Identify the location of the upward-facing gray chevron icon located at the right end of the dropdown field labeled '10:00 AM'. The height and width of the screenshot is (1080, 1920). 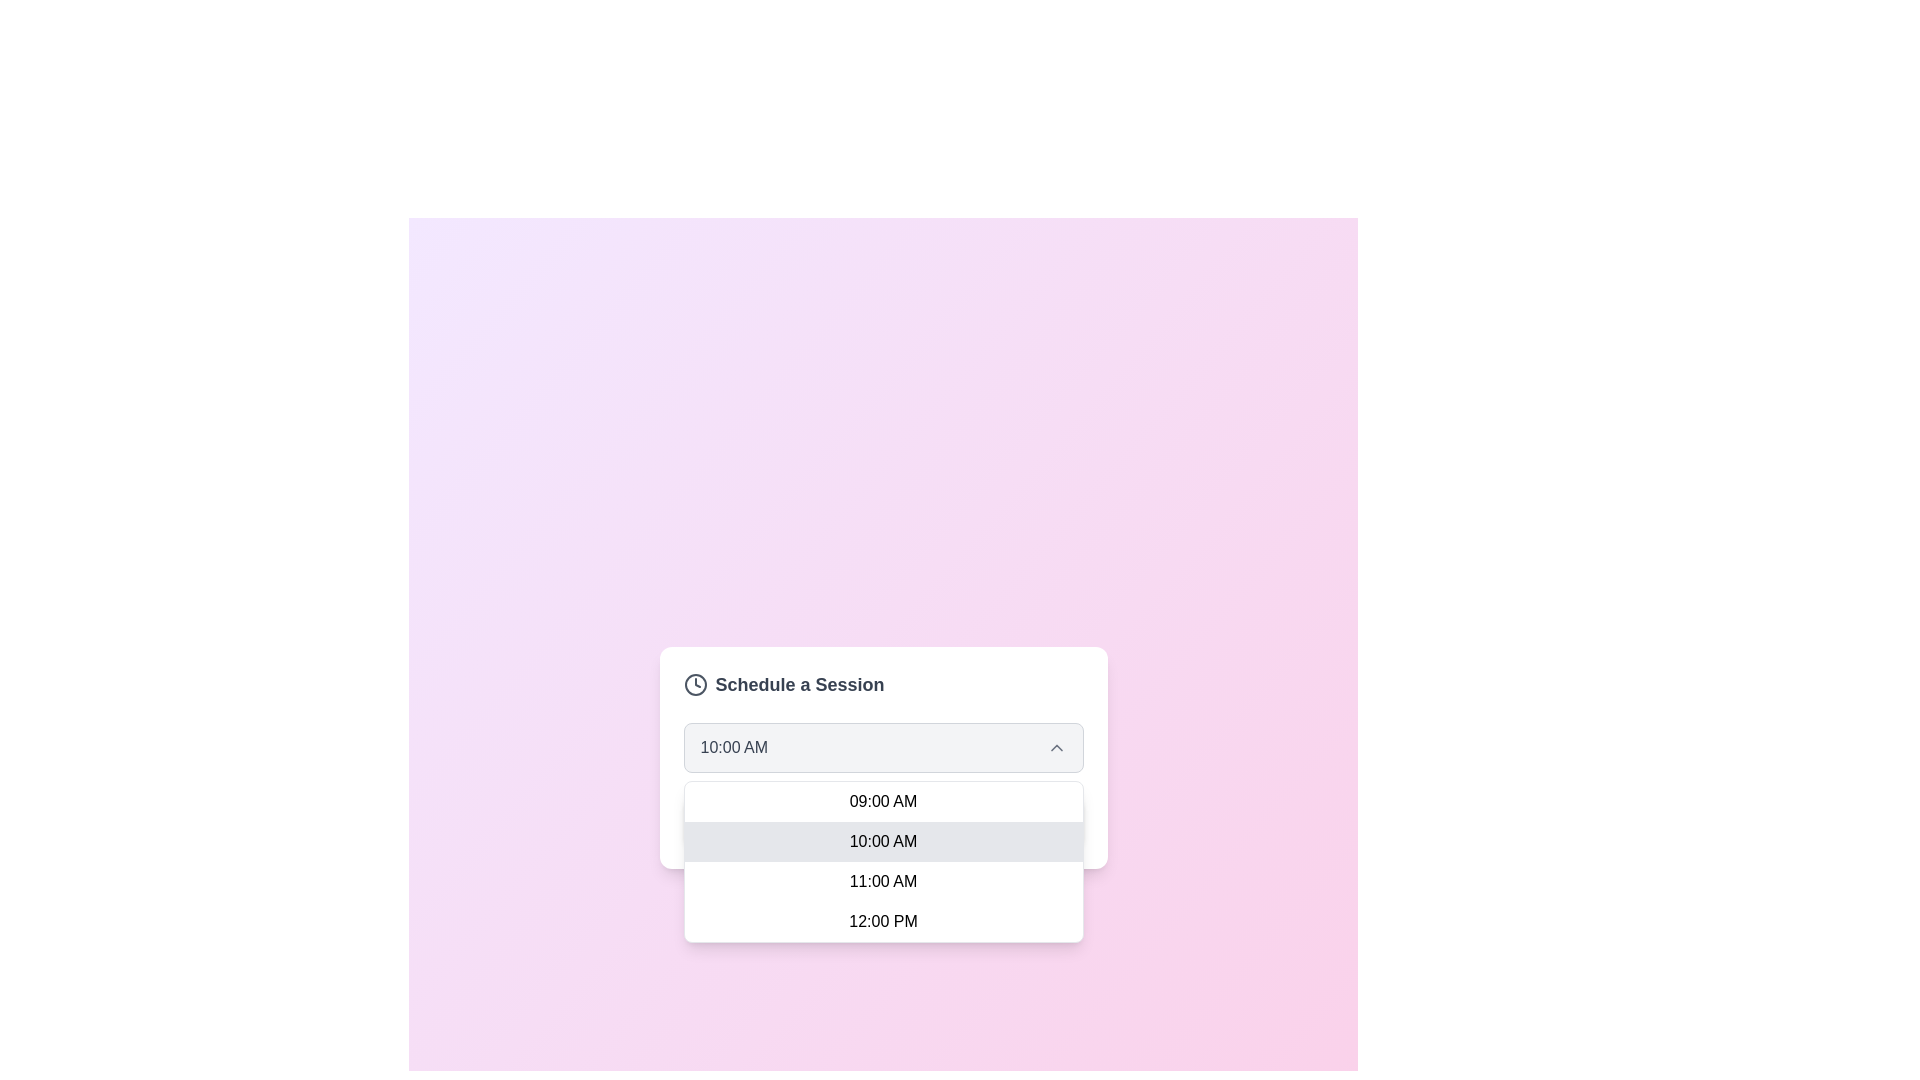
(1055, 748).